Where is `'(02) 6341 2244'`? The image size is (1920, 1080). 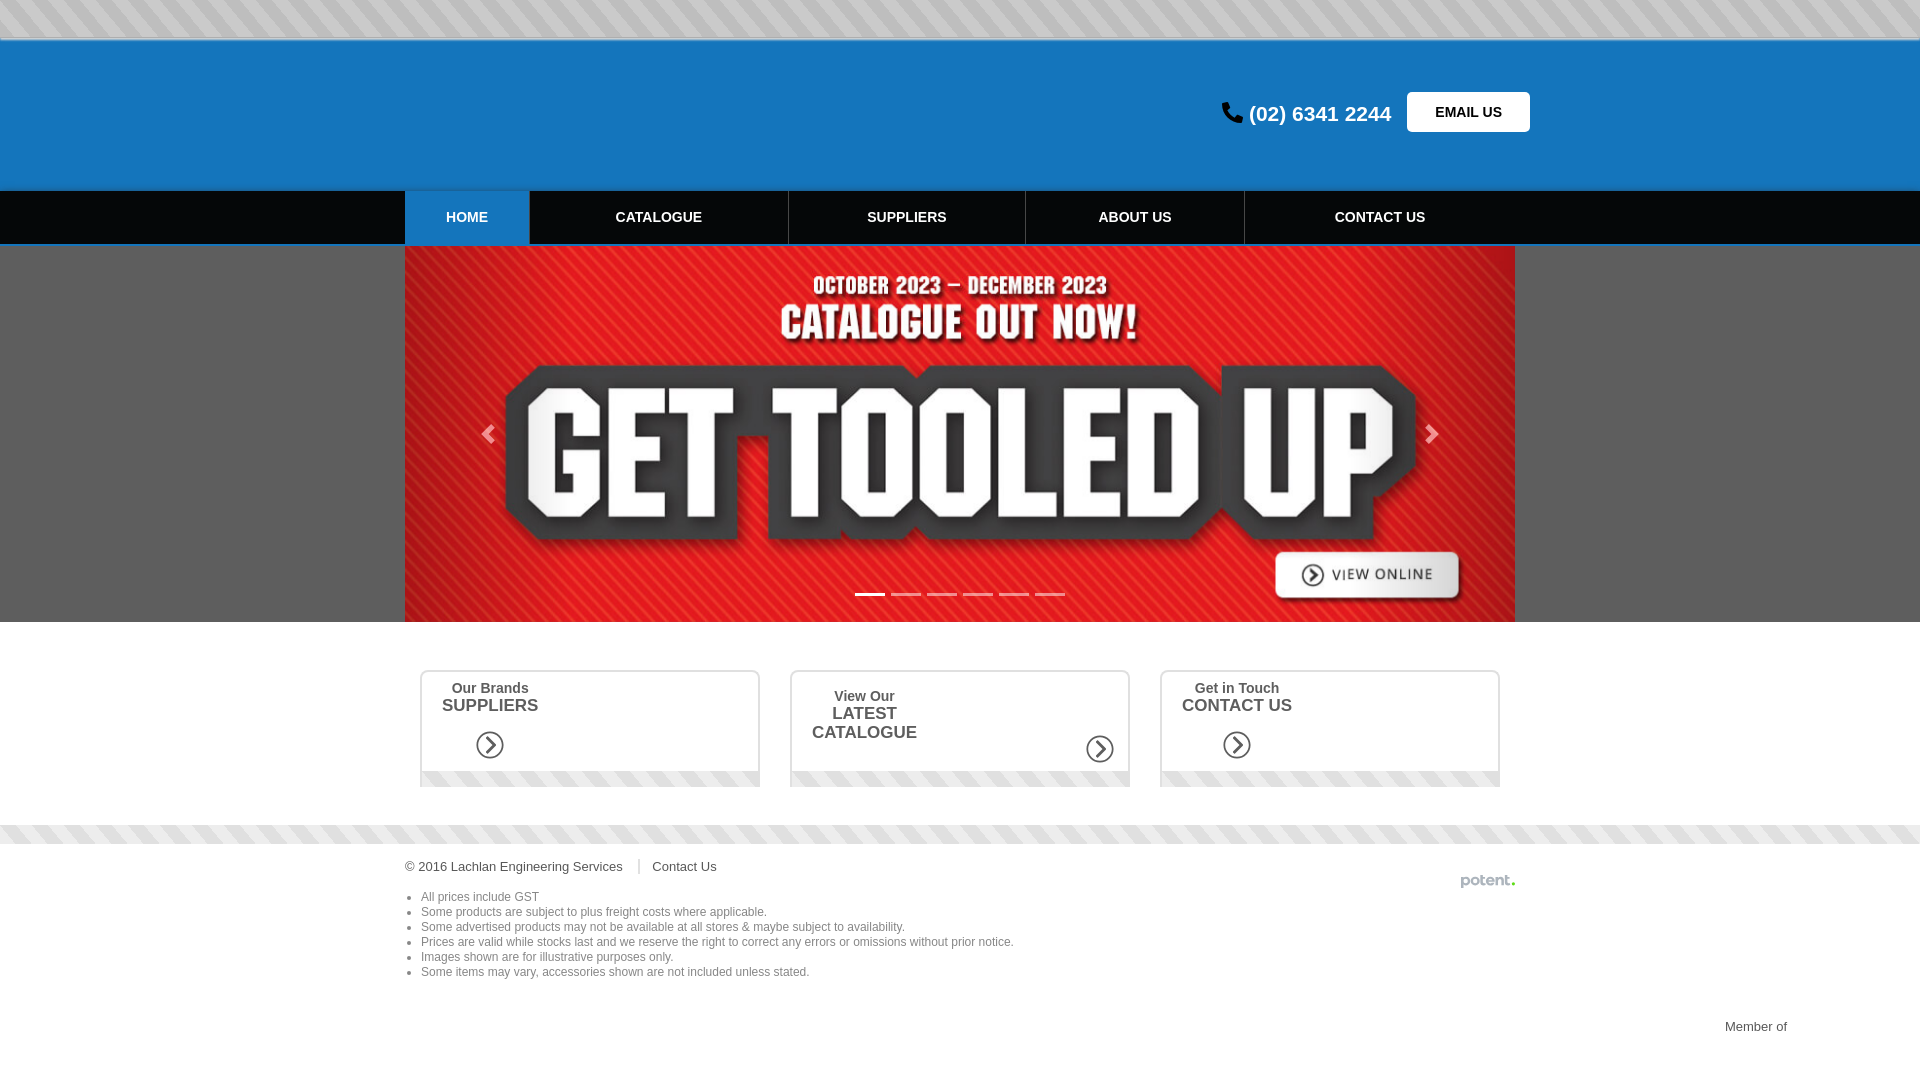 '(02) 6341 2244' is located at coordinates (1320, 113).